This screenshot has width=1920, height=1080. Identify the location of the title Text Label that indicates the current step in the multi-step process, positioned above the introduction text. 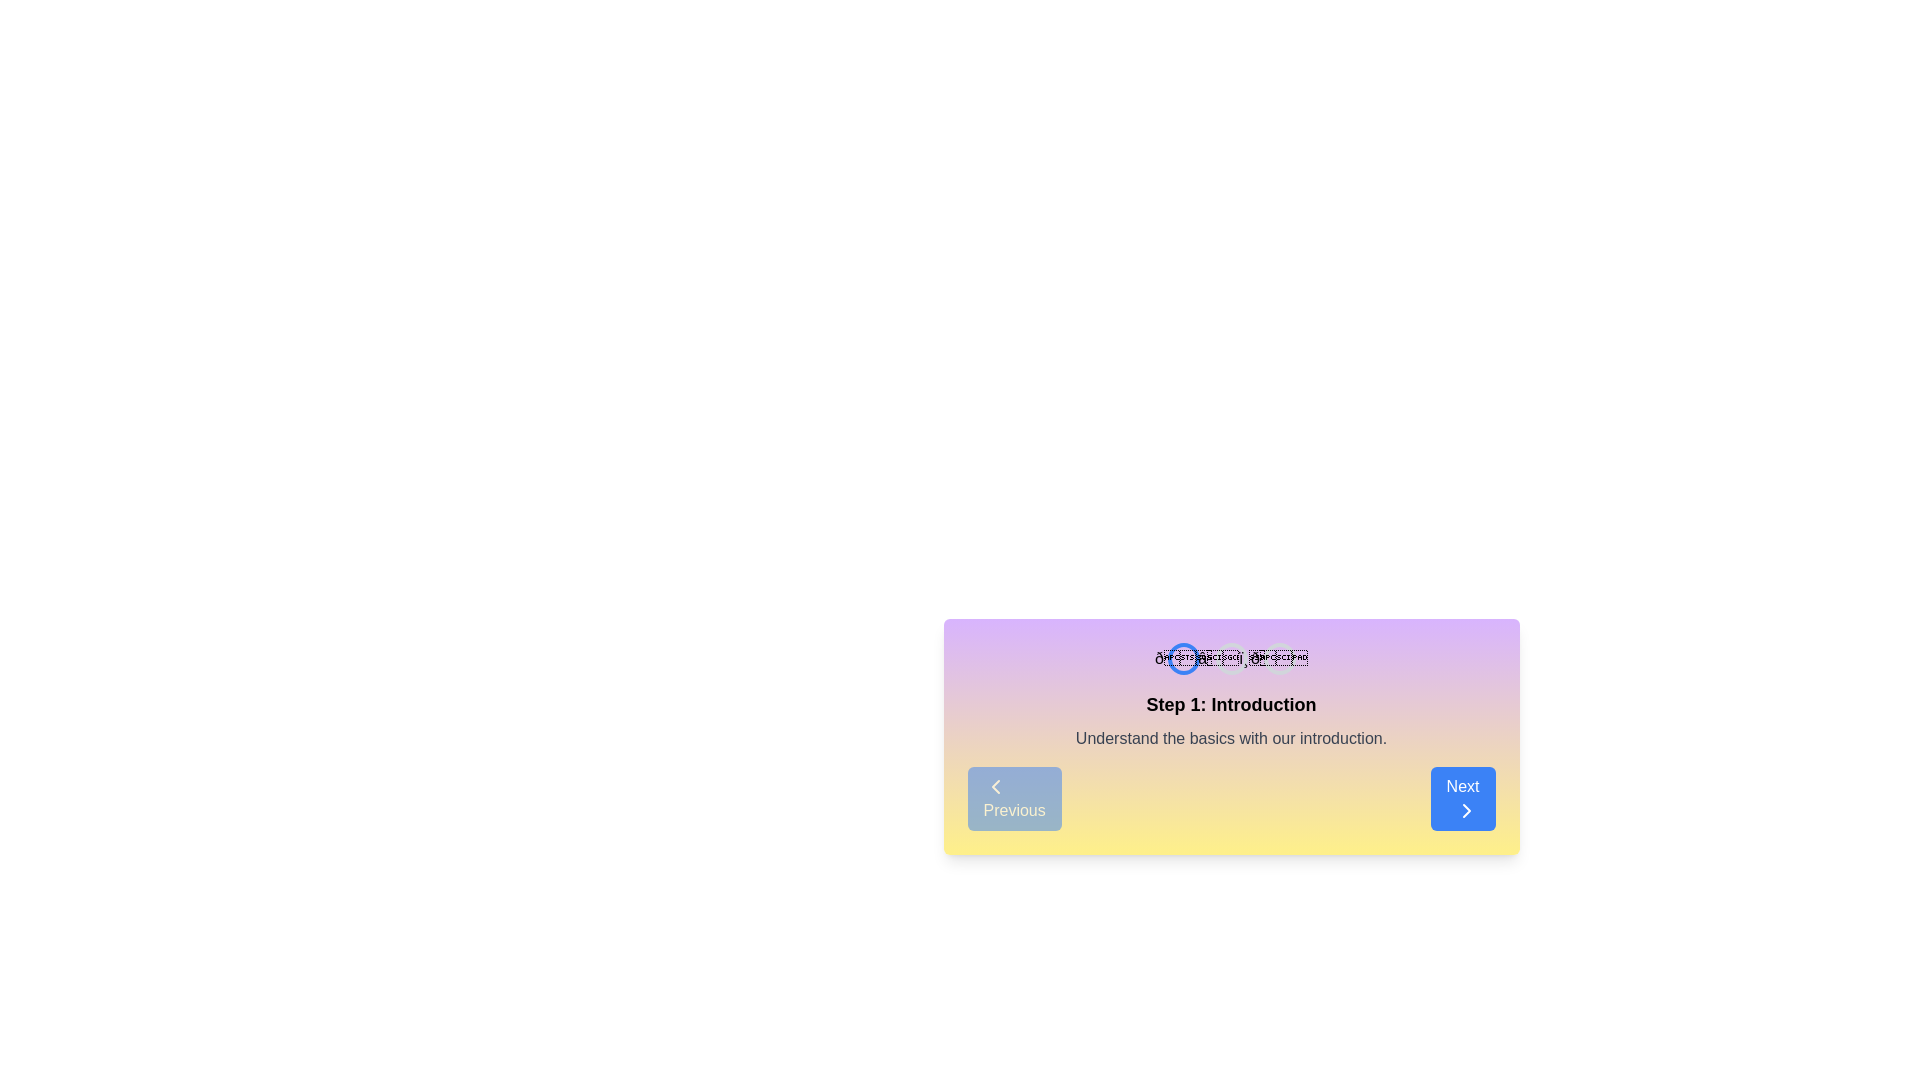
(1230, 704).